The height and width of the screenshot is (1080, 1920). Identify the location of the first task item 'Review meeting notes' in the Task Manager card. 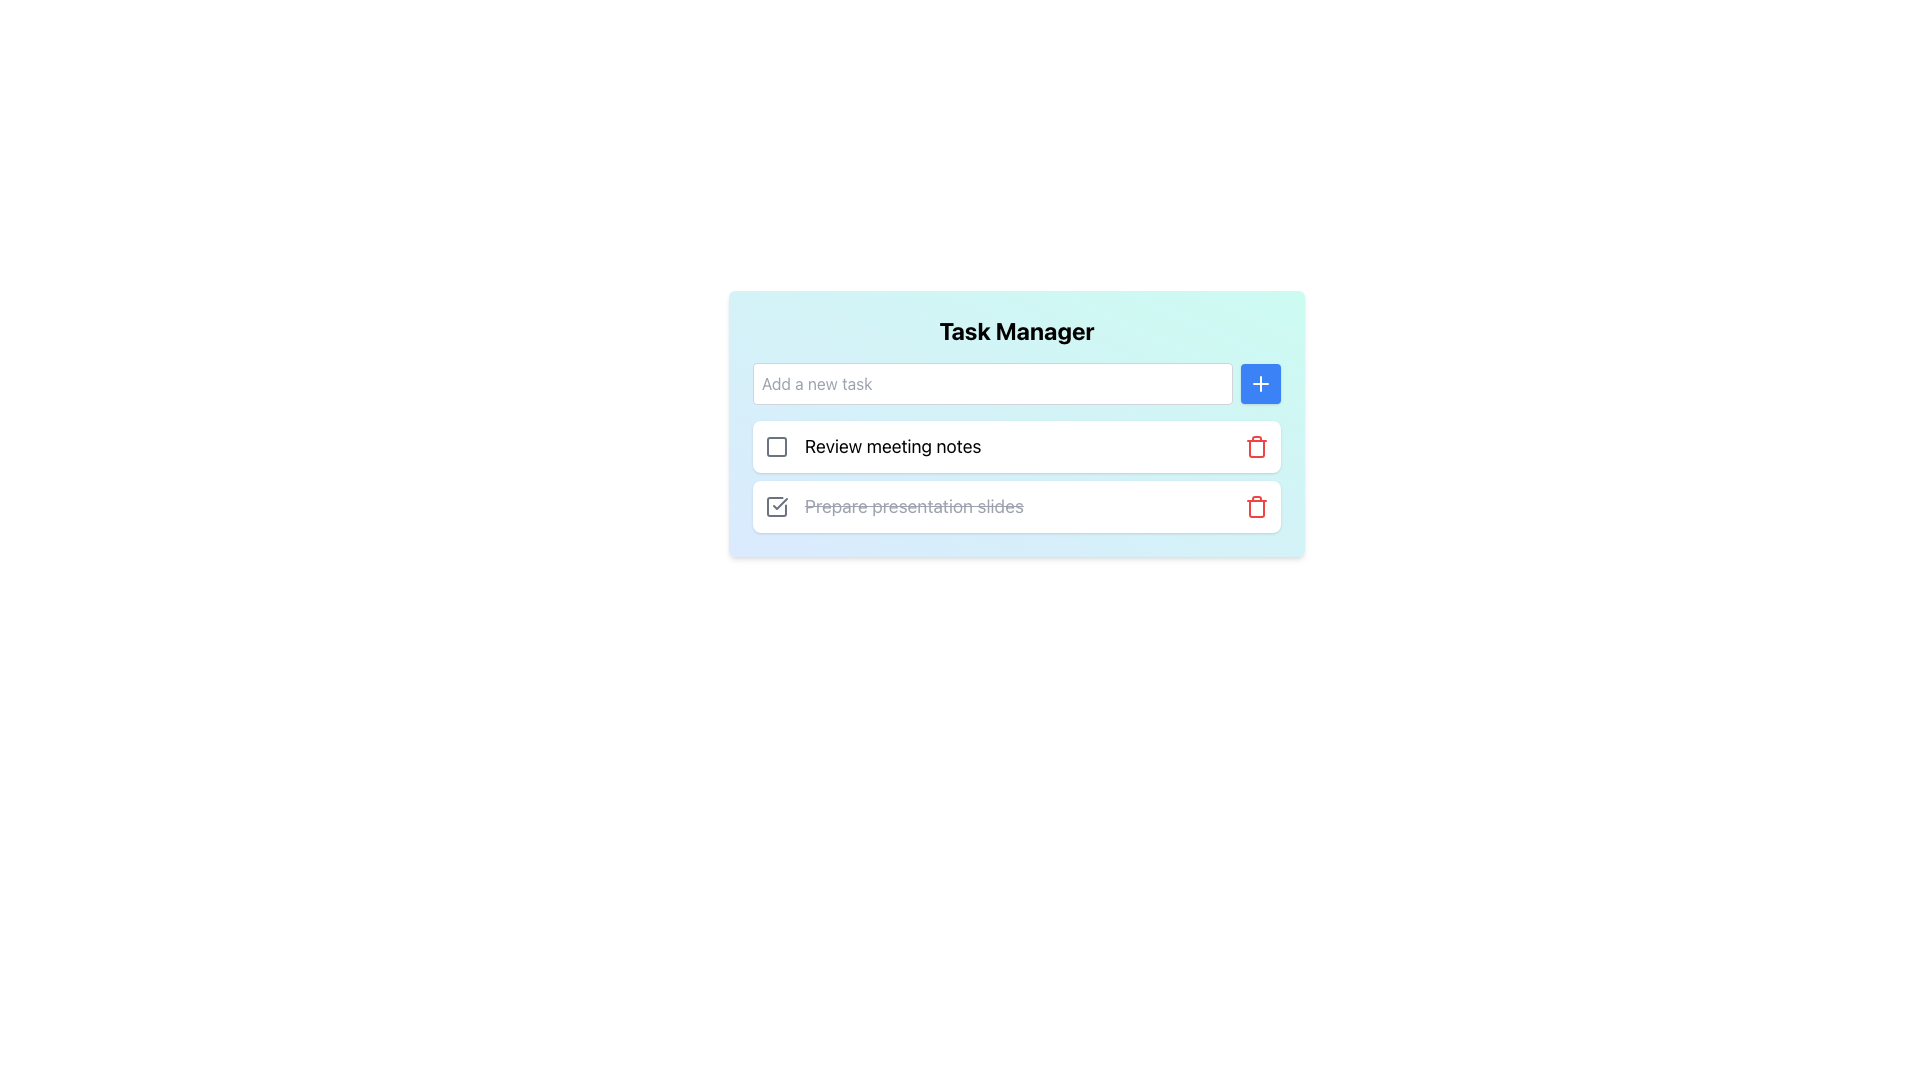
(1017, 446).